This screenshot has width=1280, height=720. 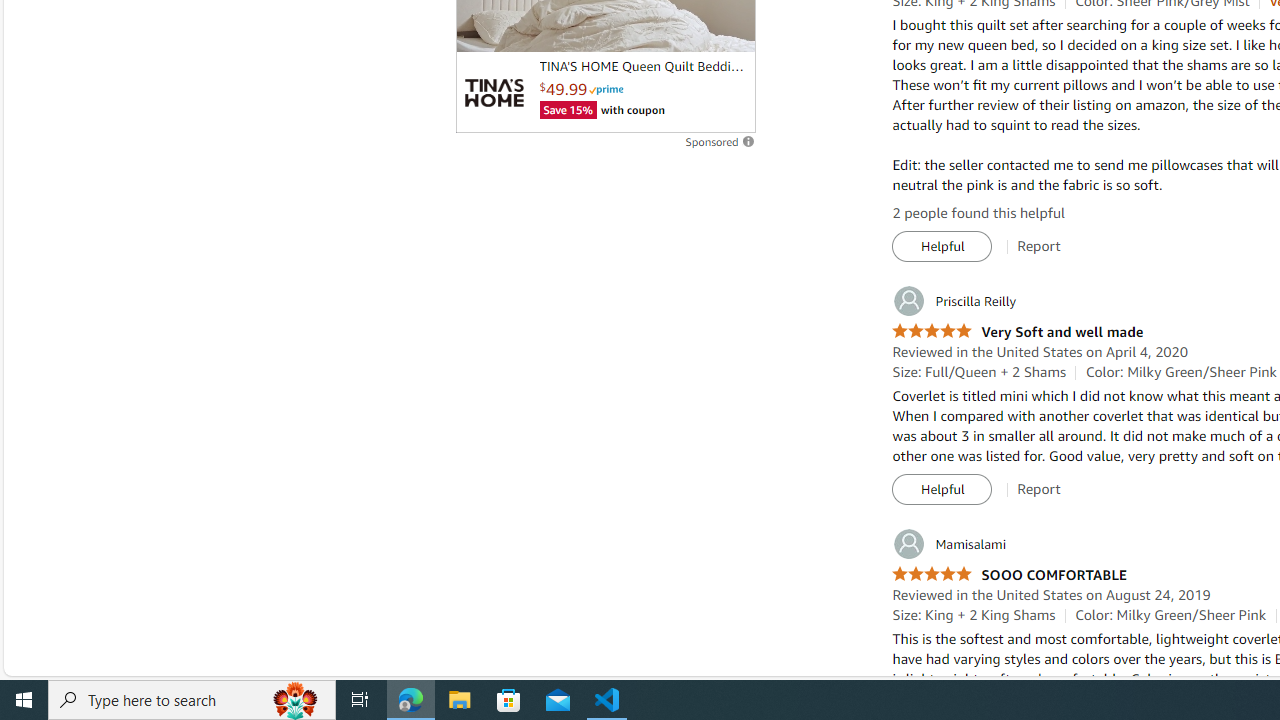 What do you see at coordinates (953, 301) in the screenshot?
I see `'Priscilla Reilly'` at bounding box center [953, 301].